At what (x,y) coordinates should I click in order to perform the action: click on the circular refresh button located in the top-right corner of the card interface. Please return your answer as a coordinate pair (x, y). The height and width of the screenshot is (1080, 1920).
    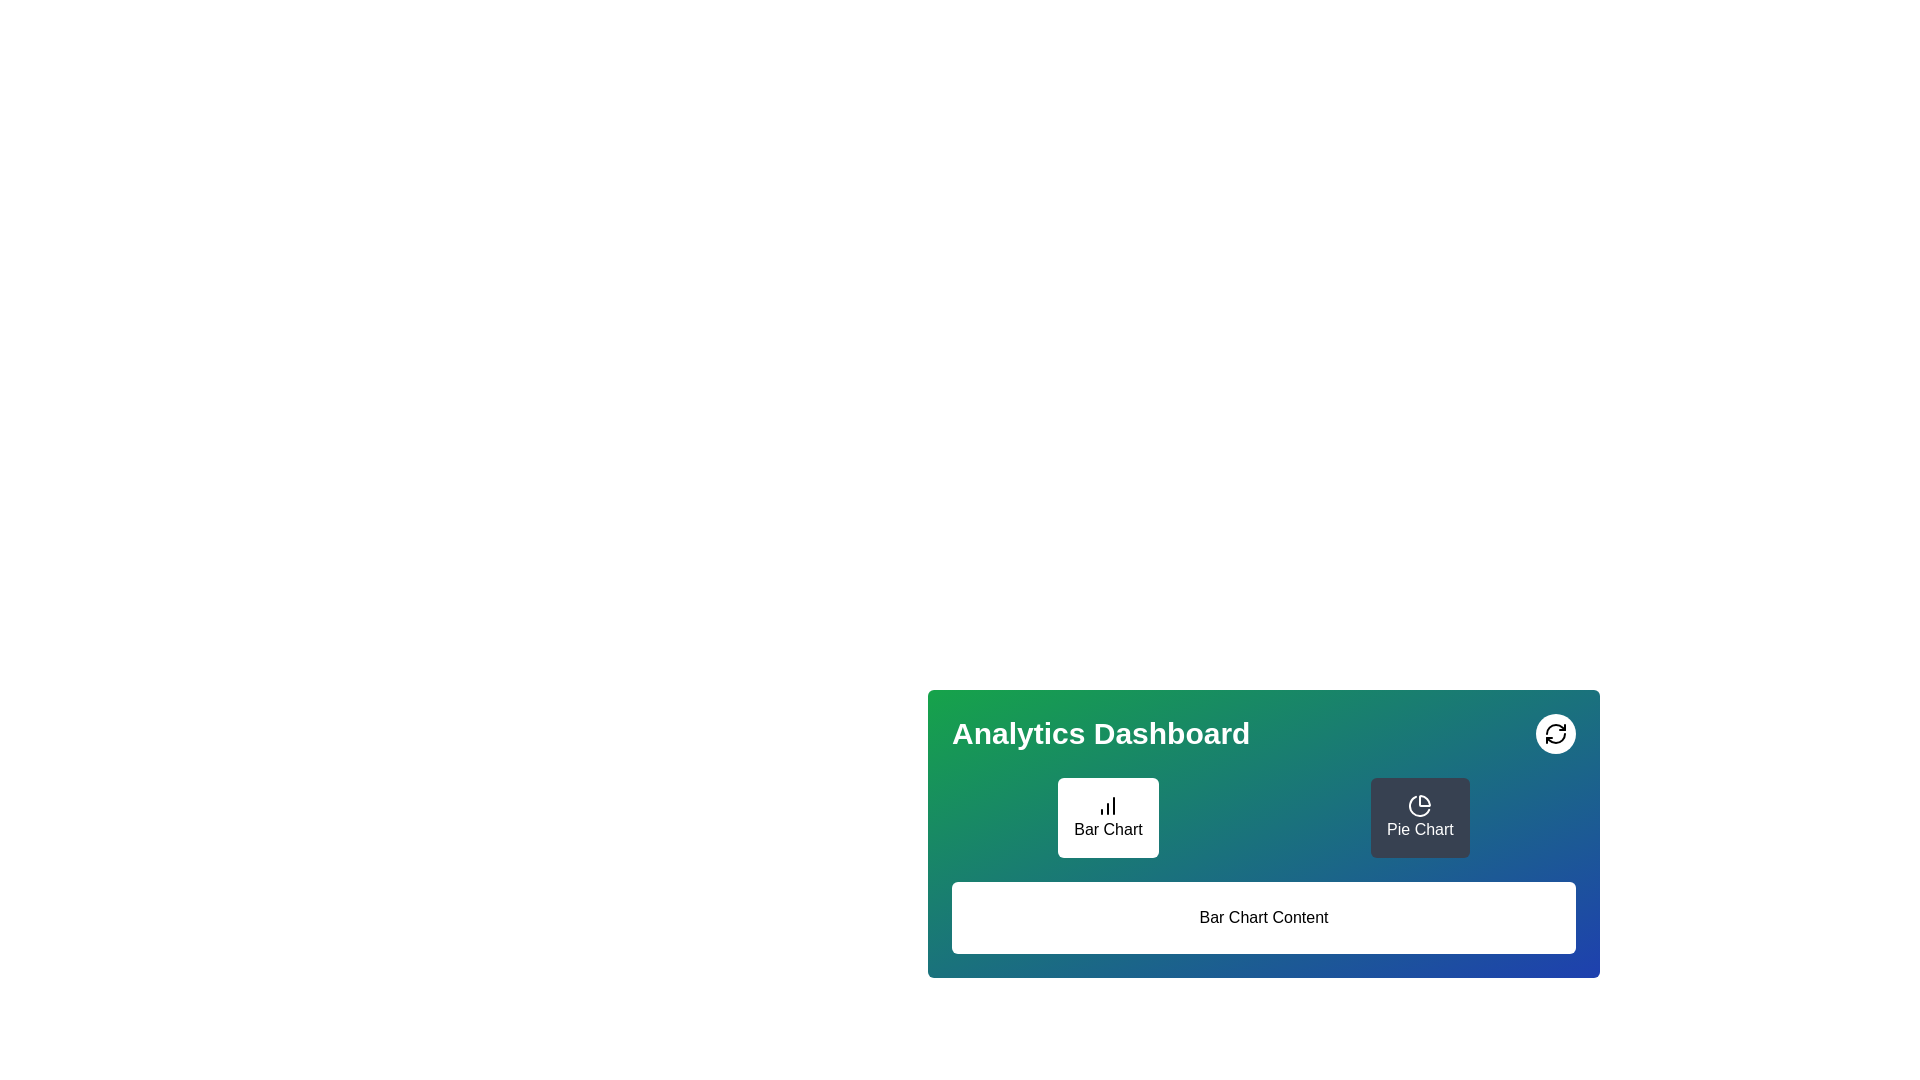
    Looking at the image, I should click on (1554, 733).